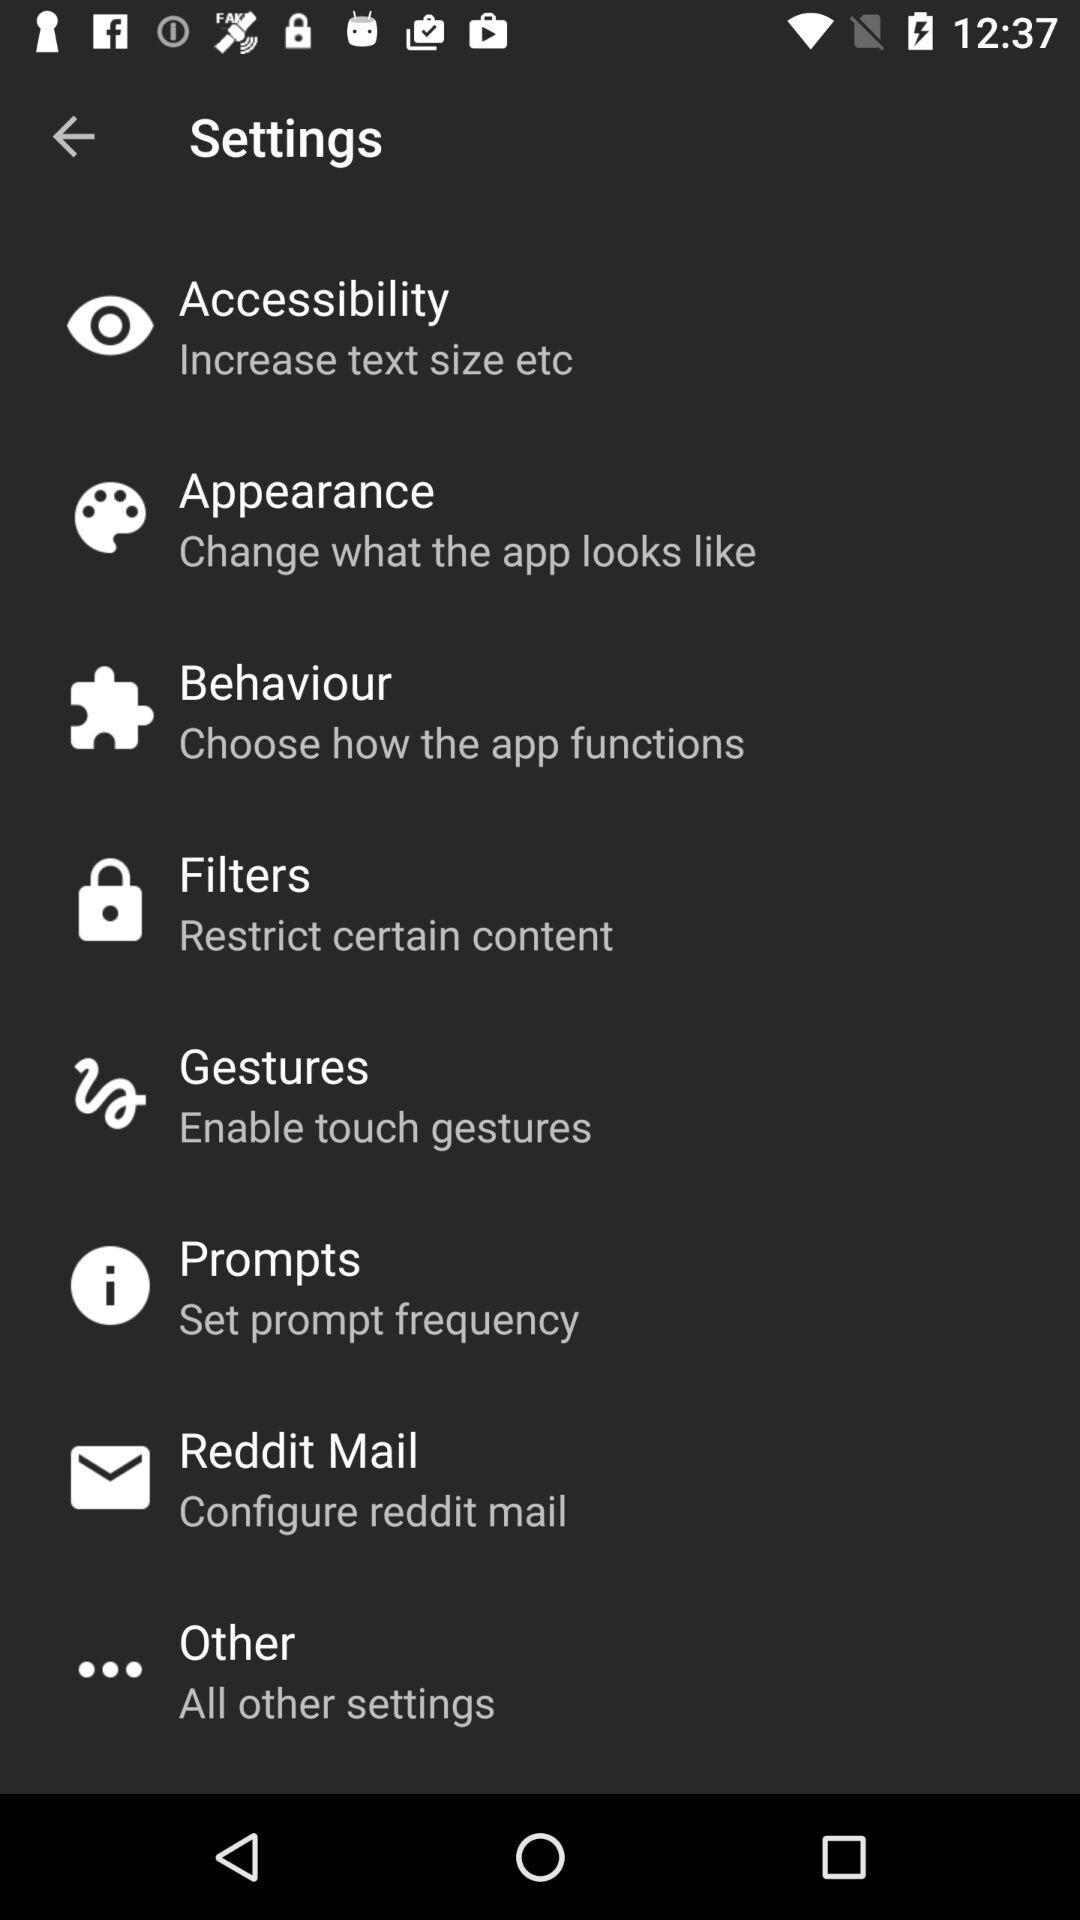 This screenshot has height=1920, width=1080. I want to click on the item above set prompt frequency, so click(270, 1256).